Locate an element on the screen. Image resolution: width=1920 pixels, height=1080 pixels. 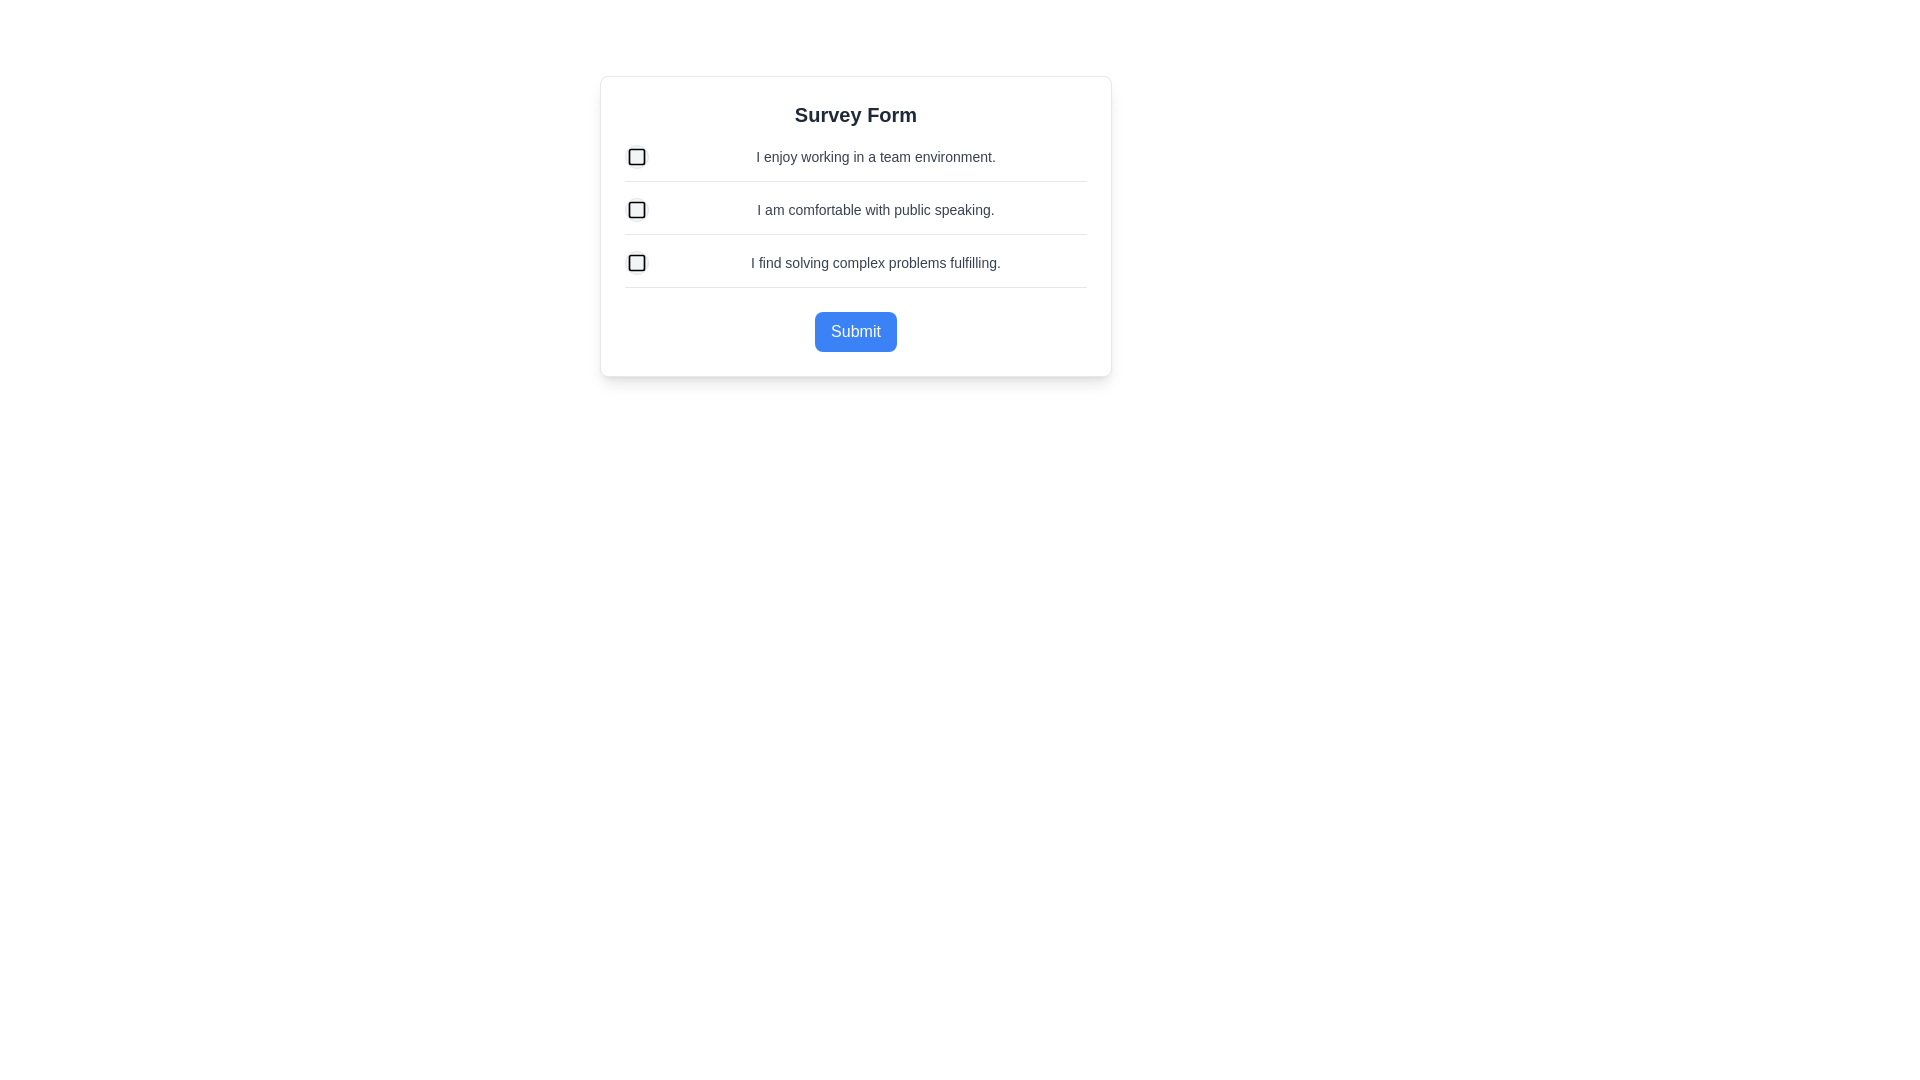
the label that describes the option available for selection next to the checkbox in the first row of the survey form is located at coordinates (875, 156).